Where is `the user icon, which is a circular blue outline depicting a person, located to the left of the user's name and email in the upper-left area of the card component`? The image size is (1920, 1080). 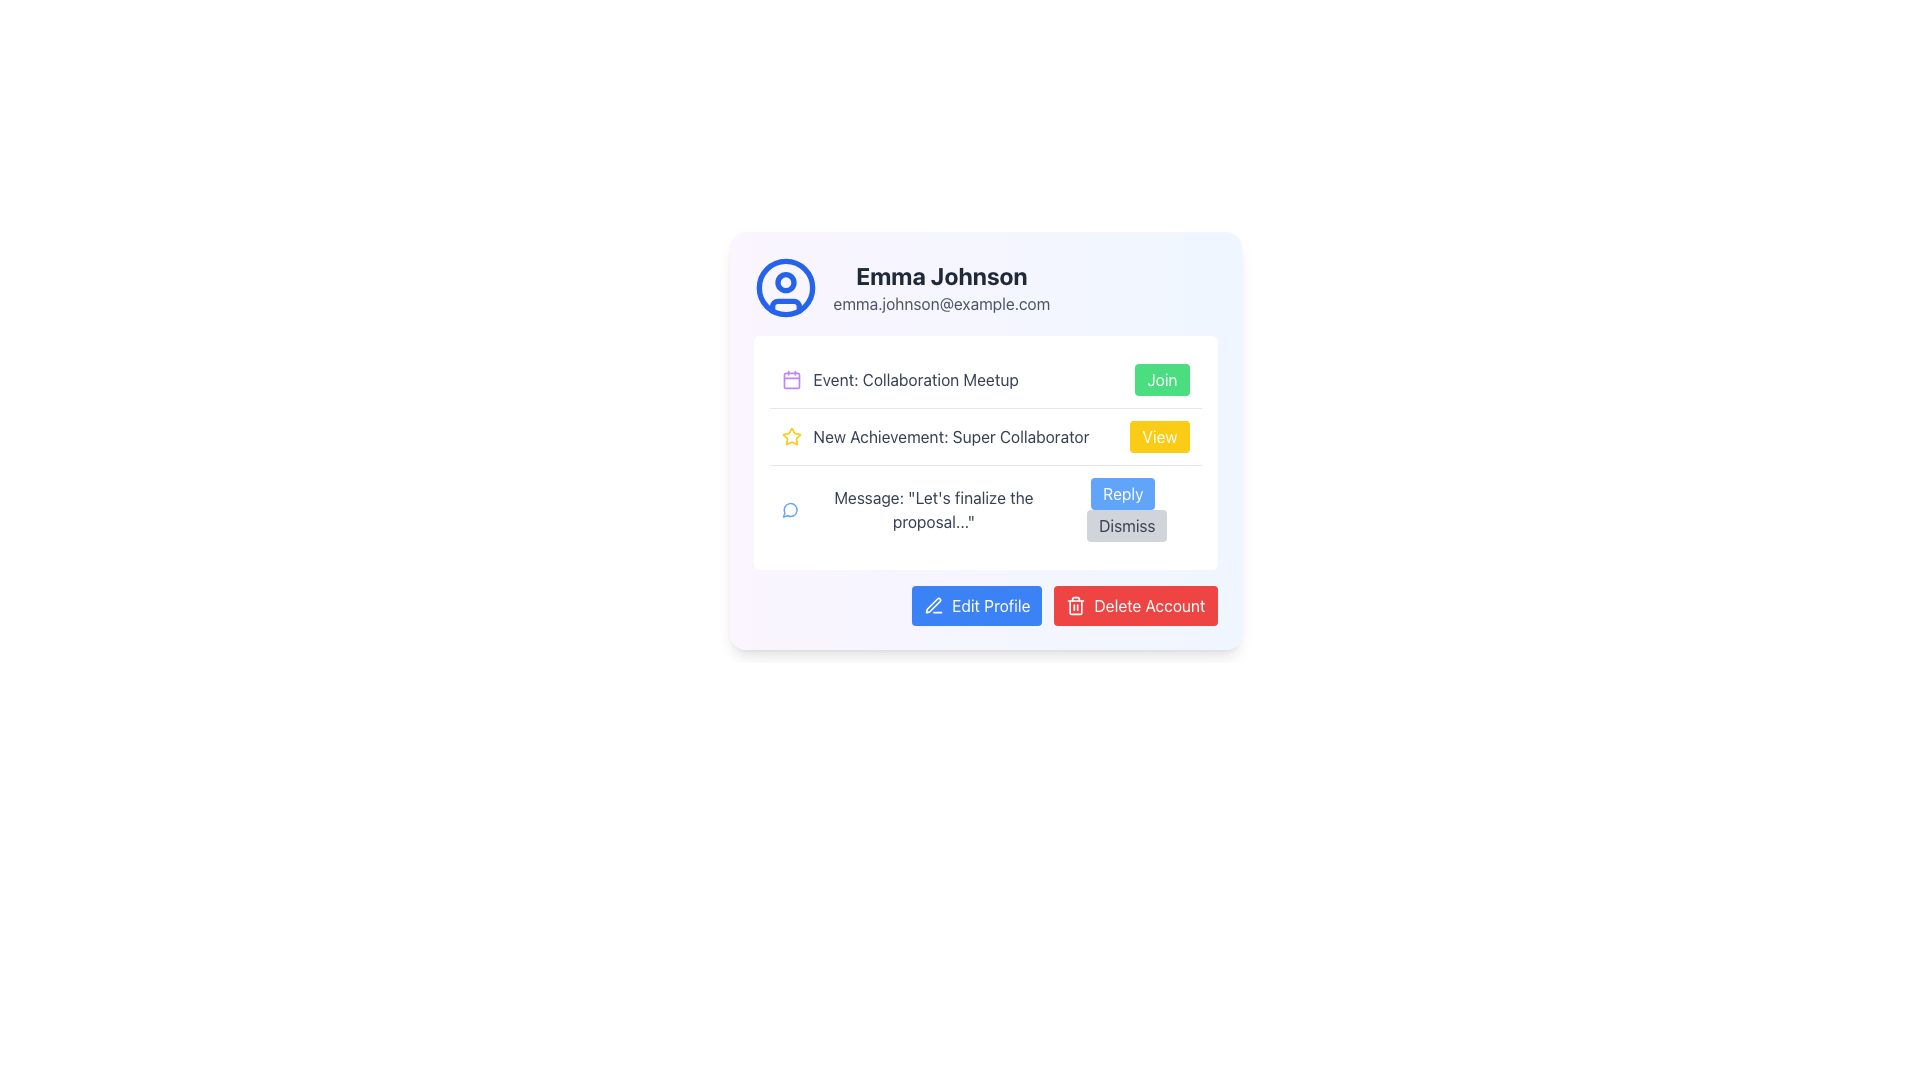
the user icon, which is a circular blue outline depicting a person, located to the left of the user's name and email in the upper-left area of the card component is located at coordinates (784, 288).